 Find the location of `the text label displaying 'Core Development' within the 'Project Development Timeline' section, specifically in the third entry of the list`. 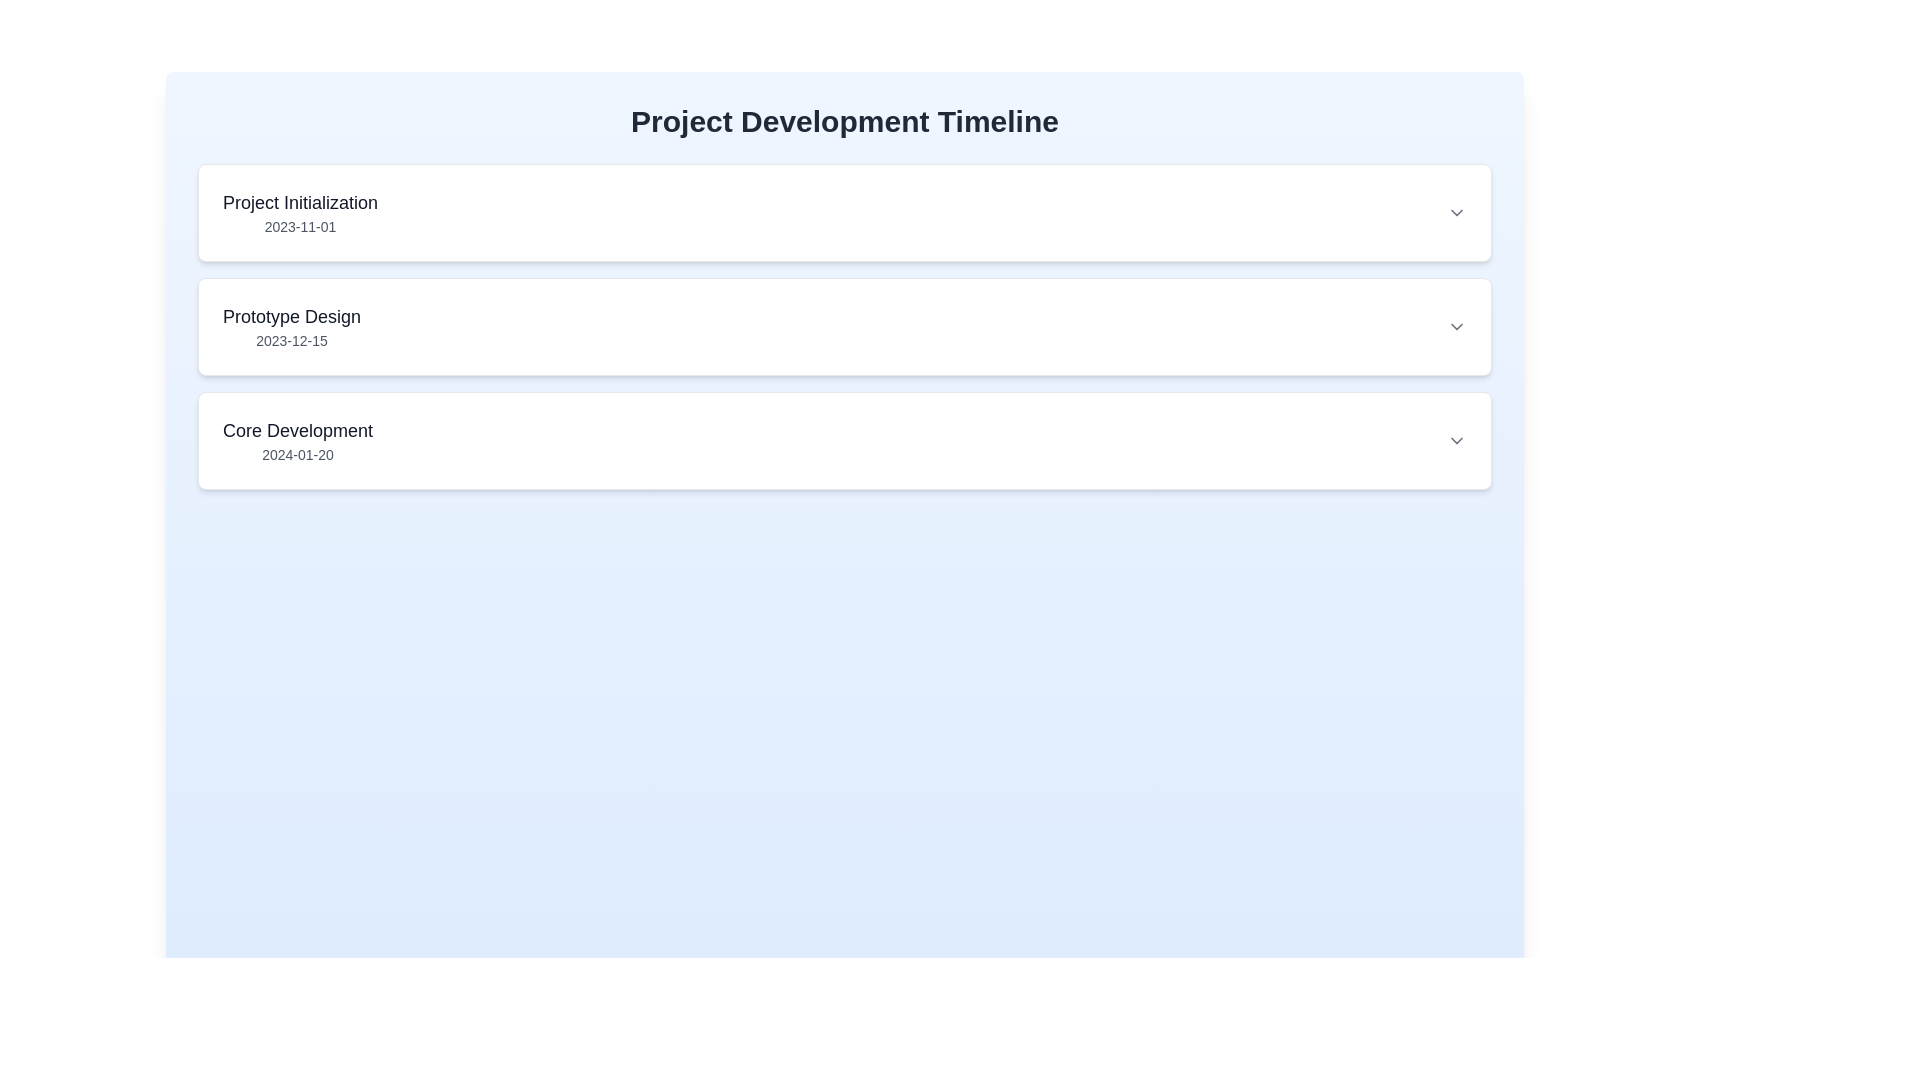

the text label displaying 'Core Development' within the 'Project Development Timeline' section, specifically in the third entry of the list is located at coordinates (296, 430).